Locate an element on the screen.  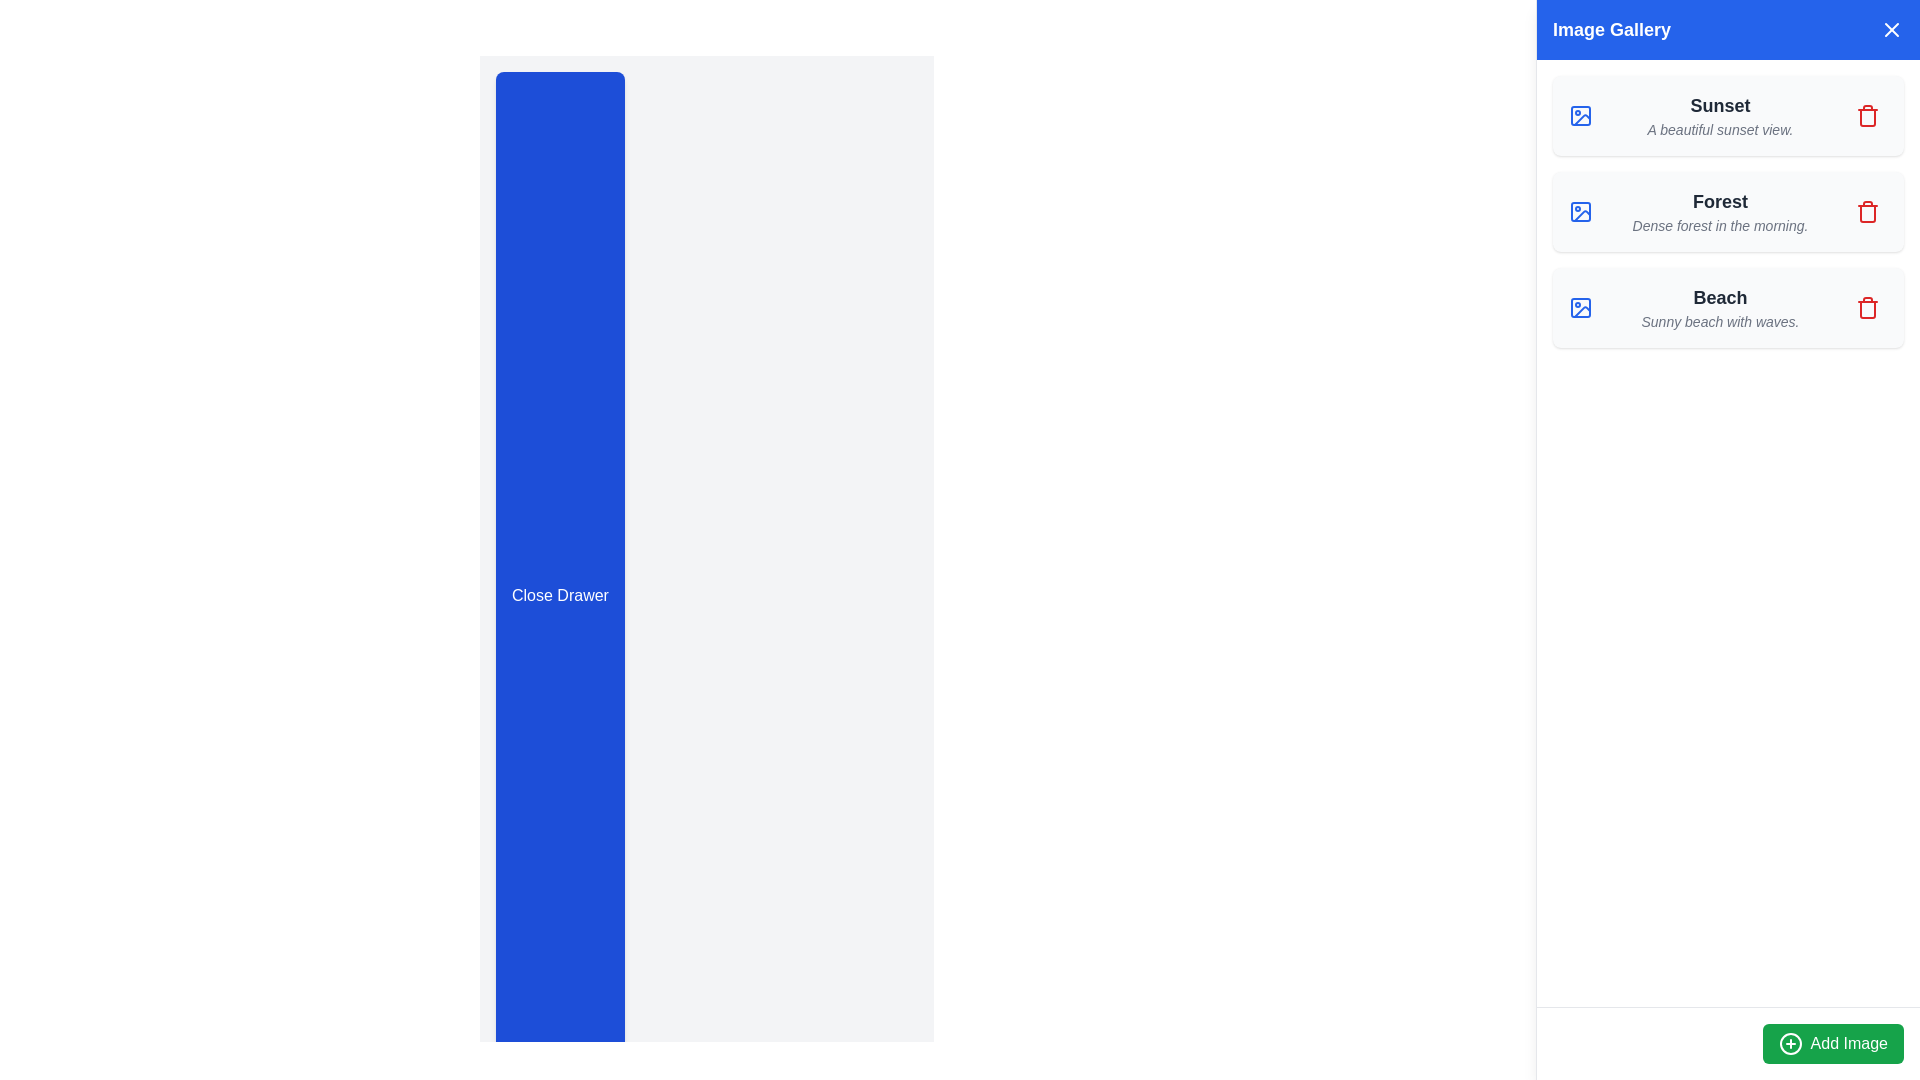
the text label that states 'Sunny beach with waves.' which is styled in a small, italic gray font and positioned directly beneath the bold text 'Beach' in the 'Image Gallery' sidebar is located at coordinates (1719, 320).